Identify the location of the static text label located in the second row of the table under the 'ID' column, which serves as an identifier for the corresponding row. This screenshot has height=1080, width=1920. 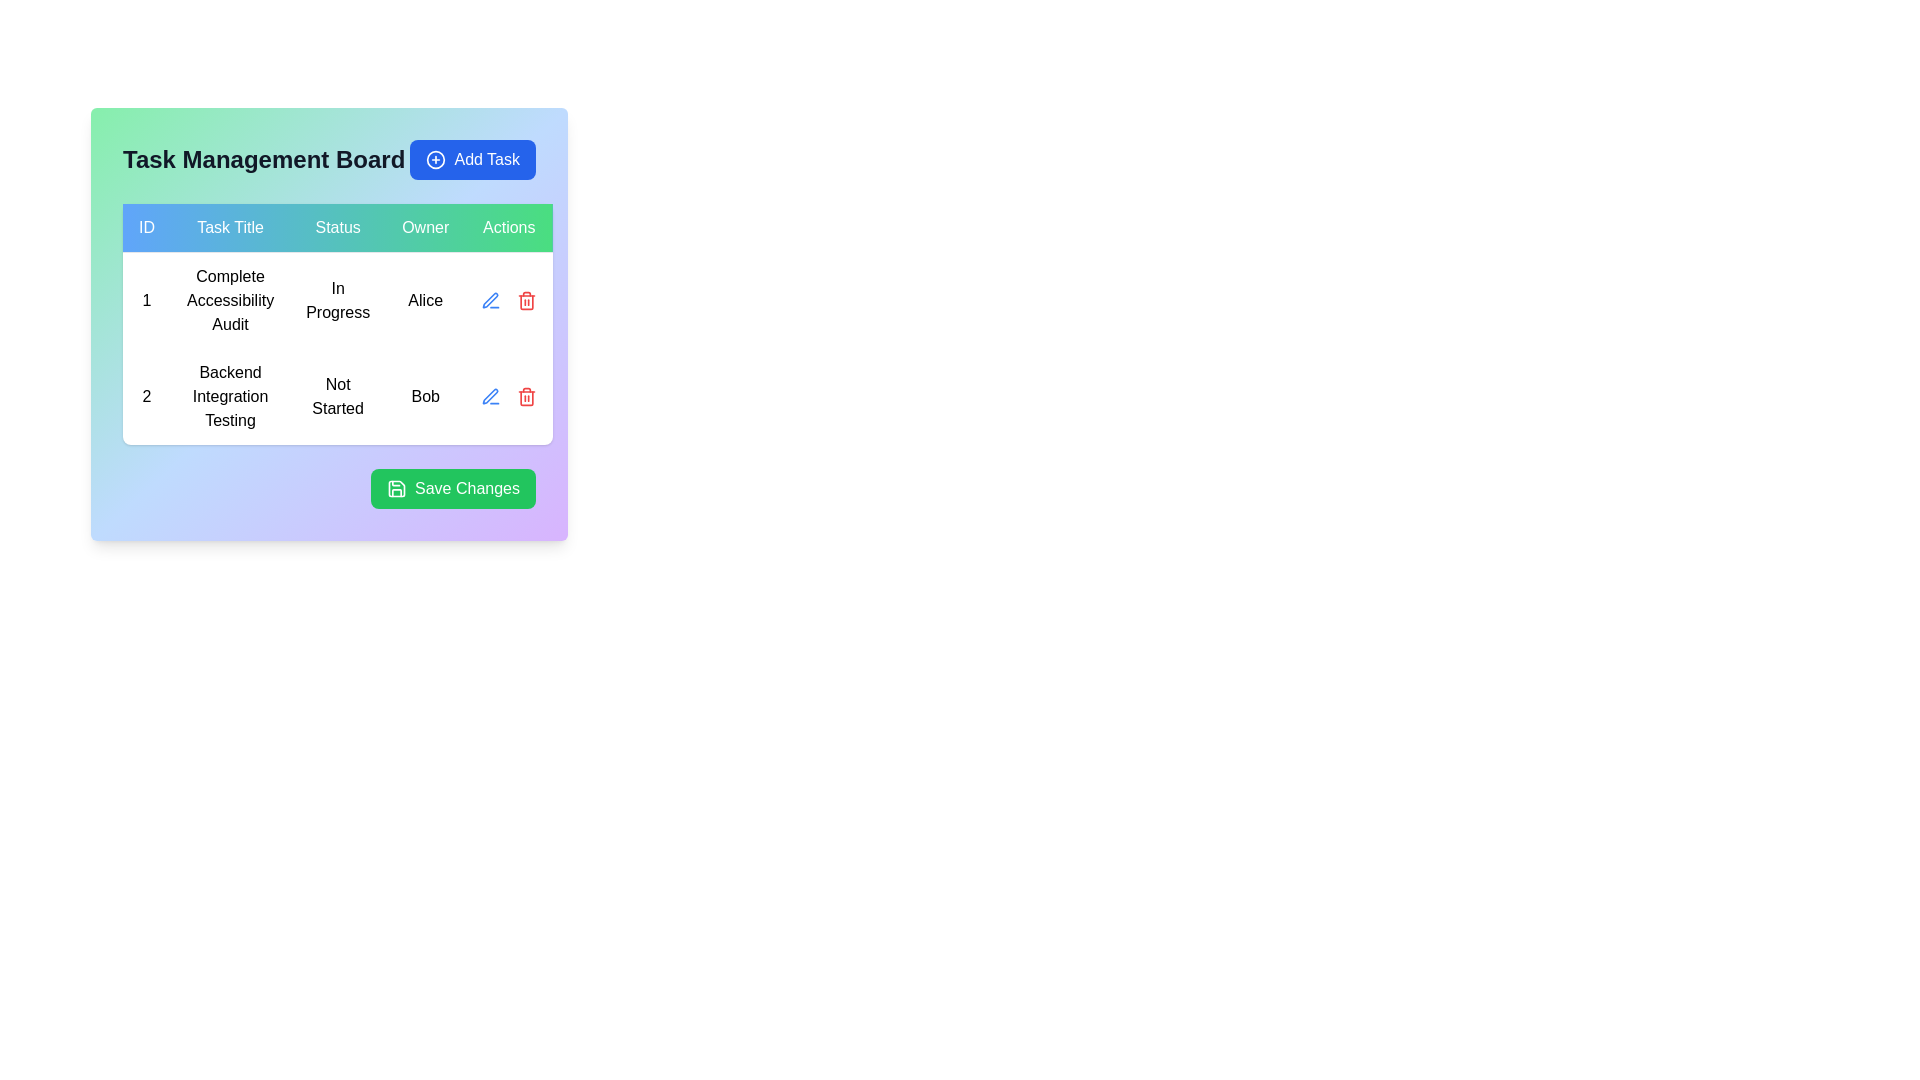
(146, 397).